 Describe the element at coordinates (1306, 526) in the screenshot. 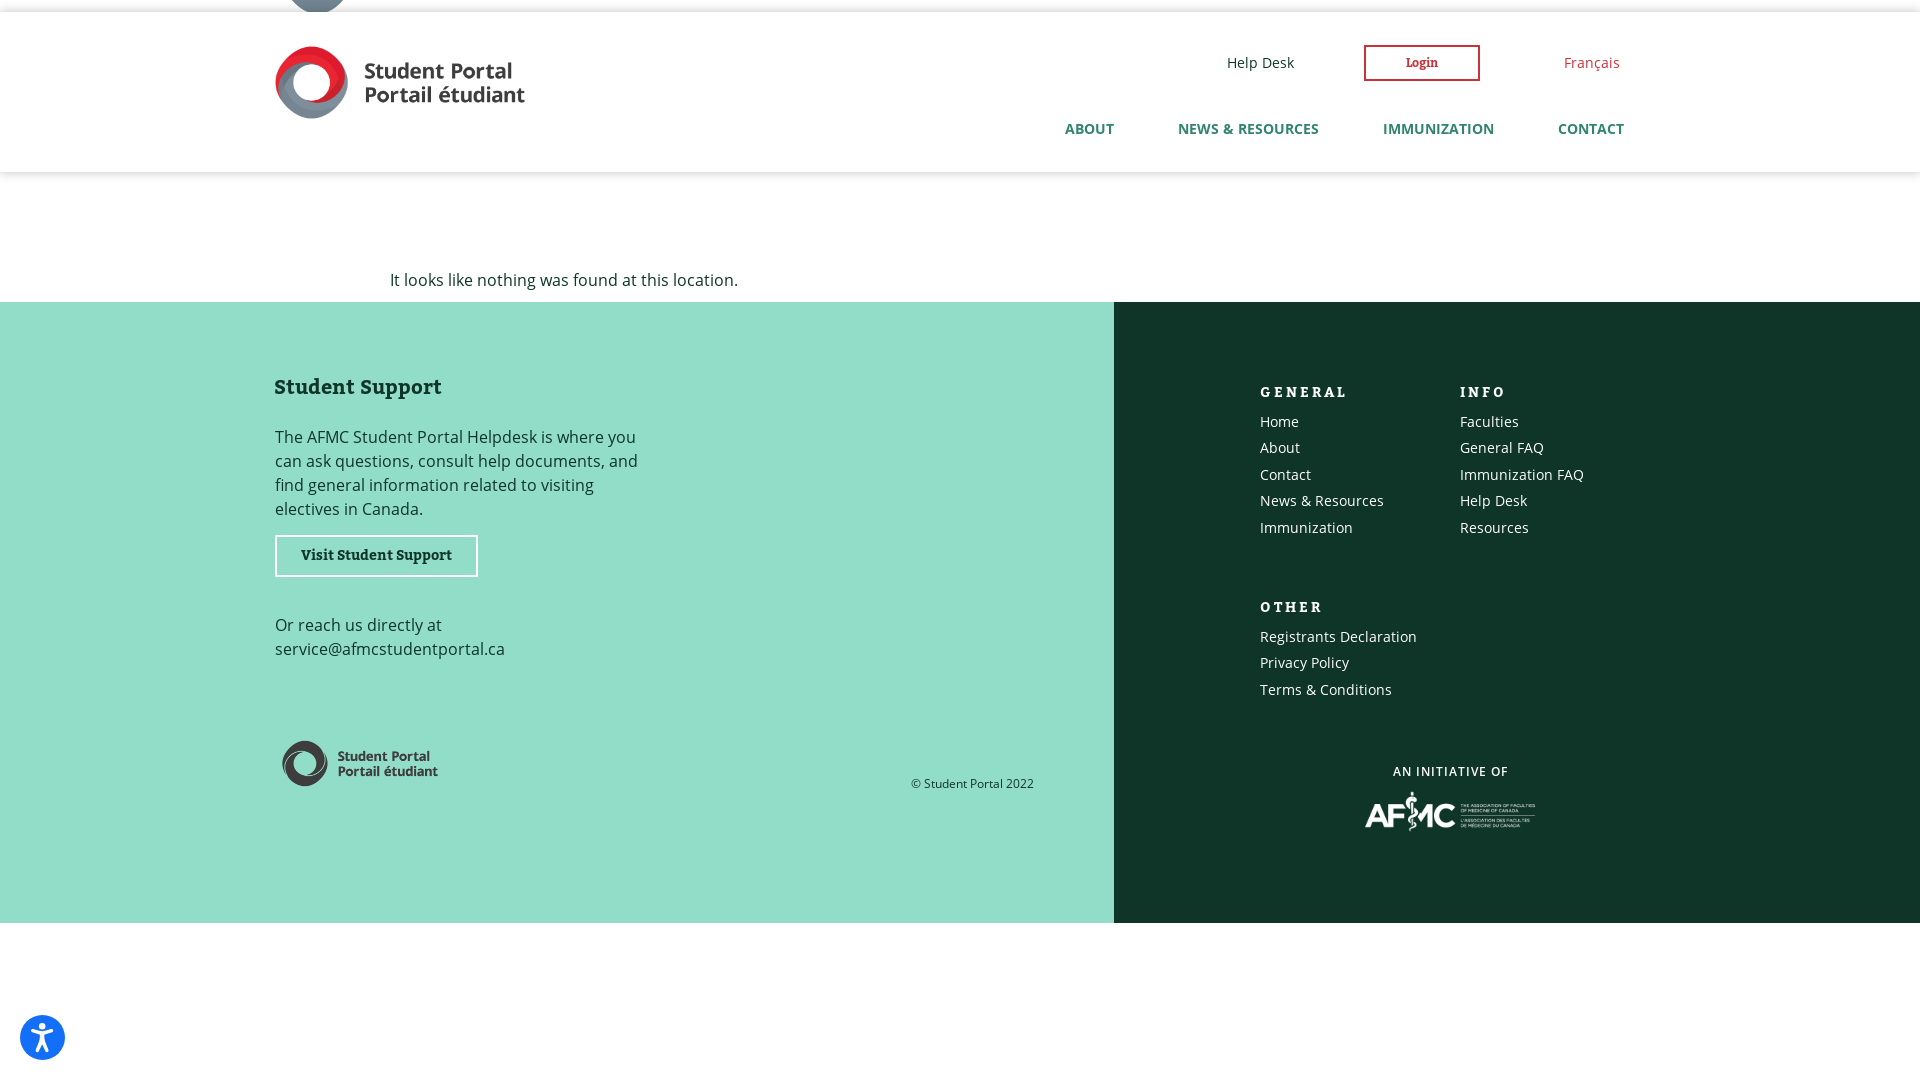

I see `'Immunization'` at that location.